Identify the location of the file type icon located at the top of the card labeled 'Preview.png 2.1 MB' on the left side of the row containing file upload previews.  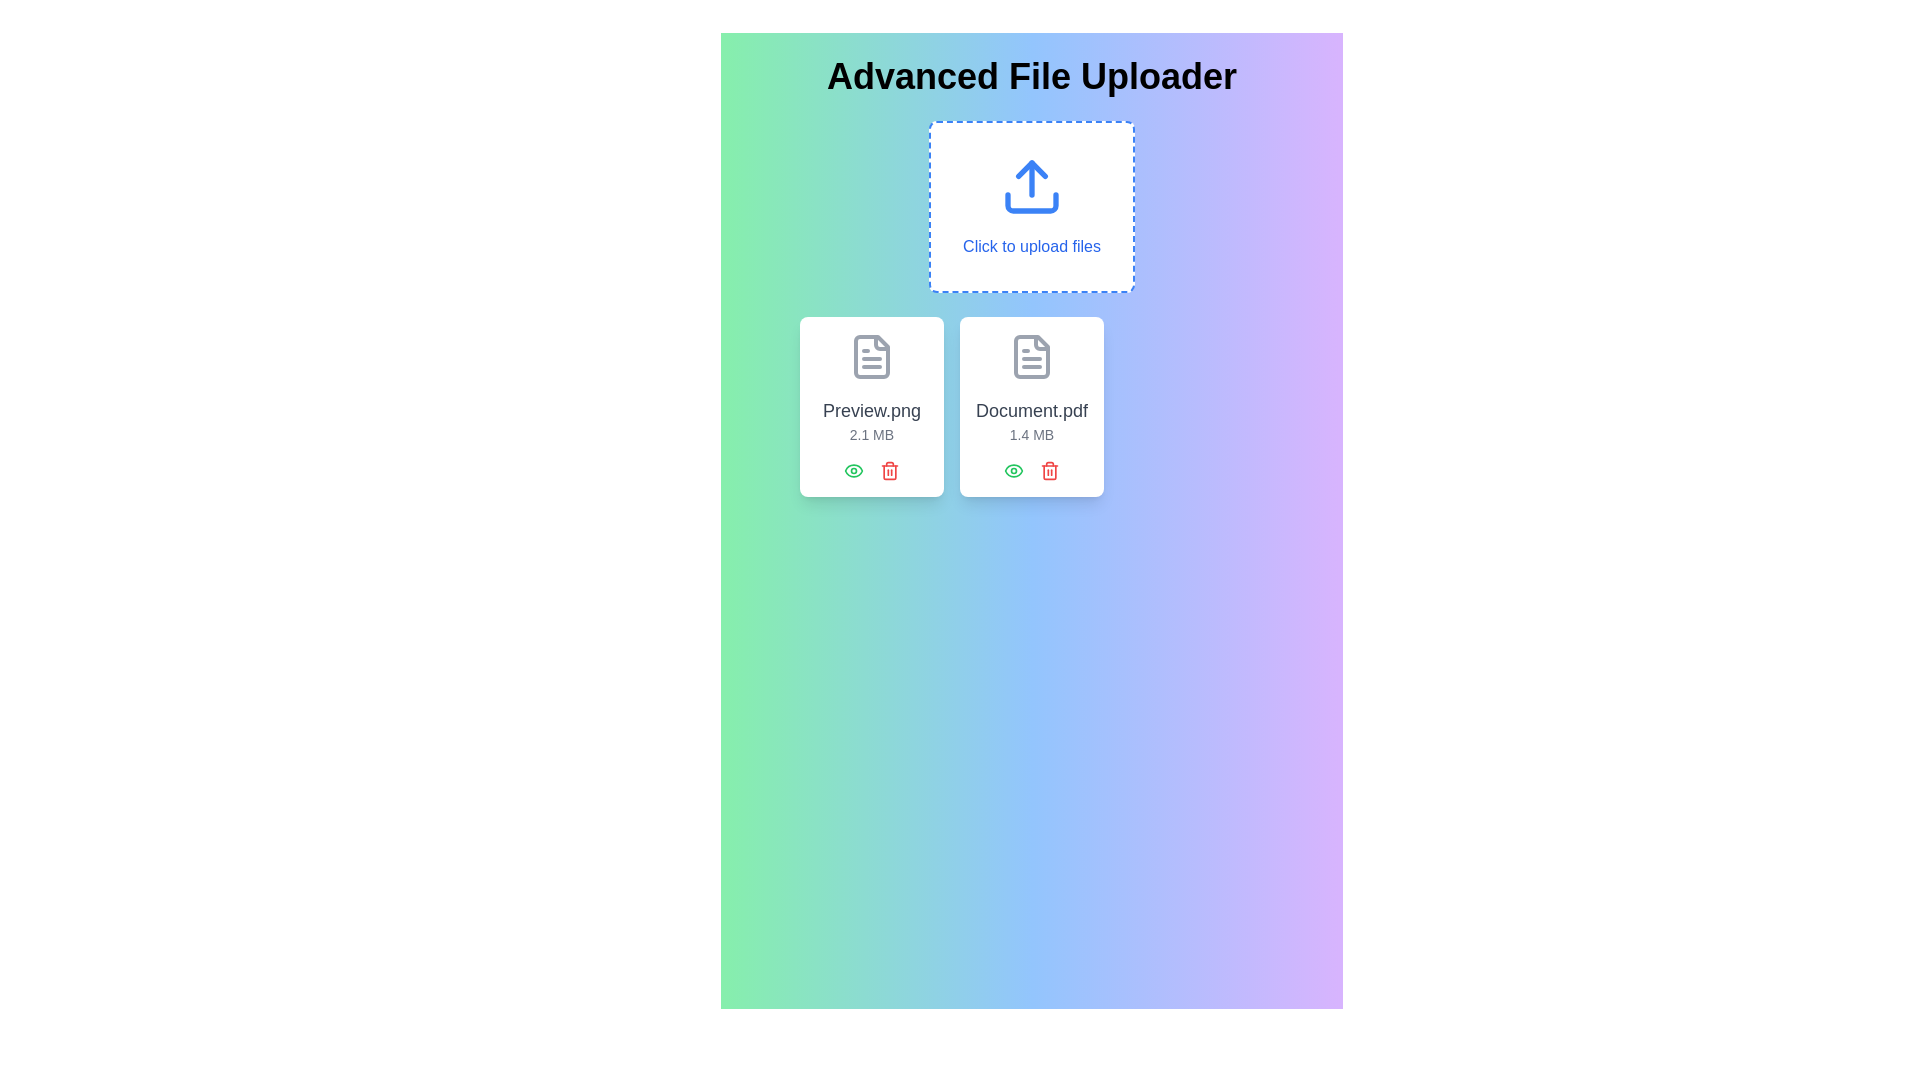
(871, 356).